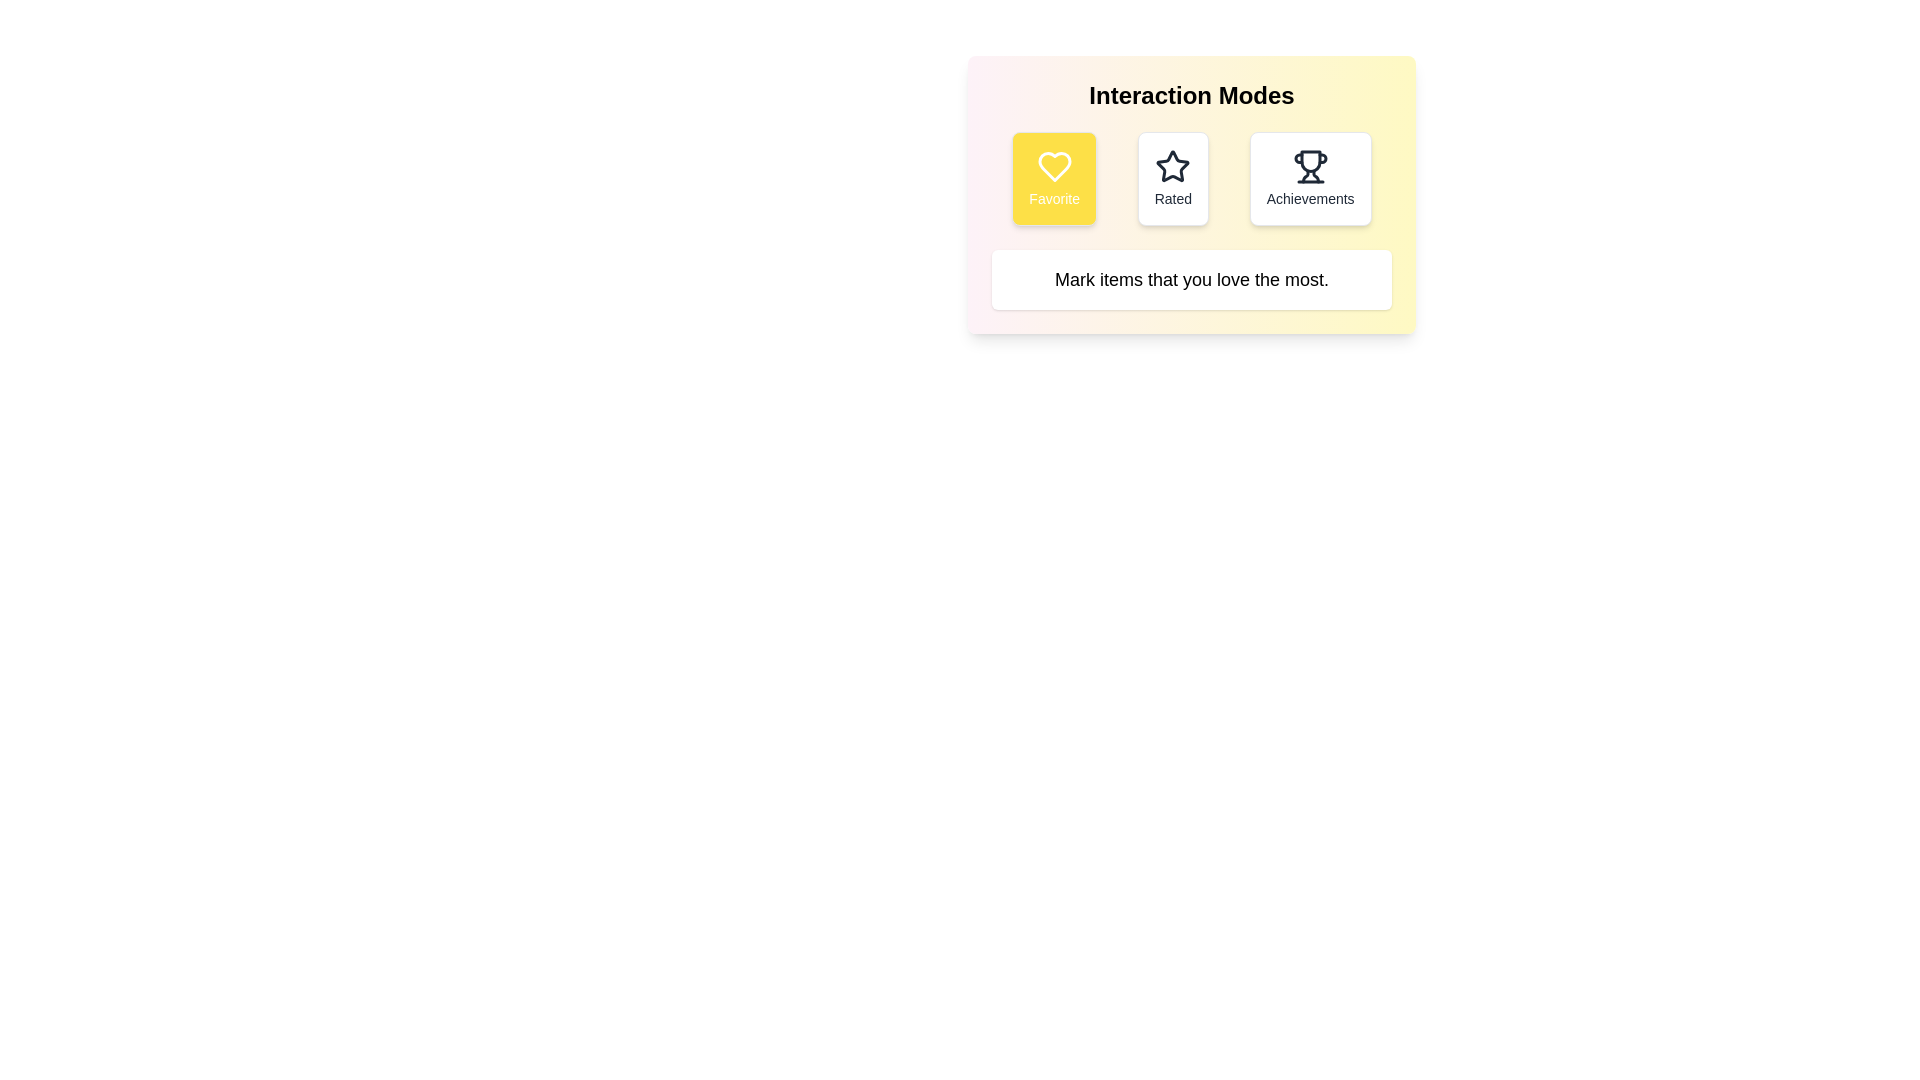 The height and width of the screenshot is (1080, 1920). I want to click on the Achievements button to select the corresponding mode, so click(1310, 177).